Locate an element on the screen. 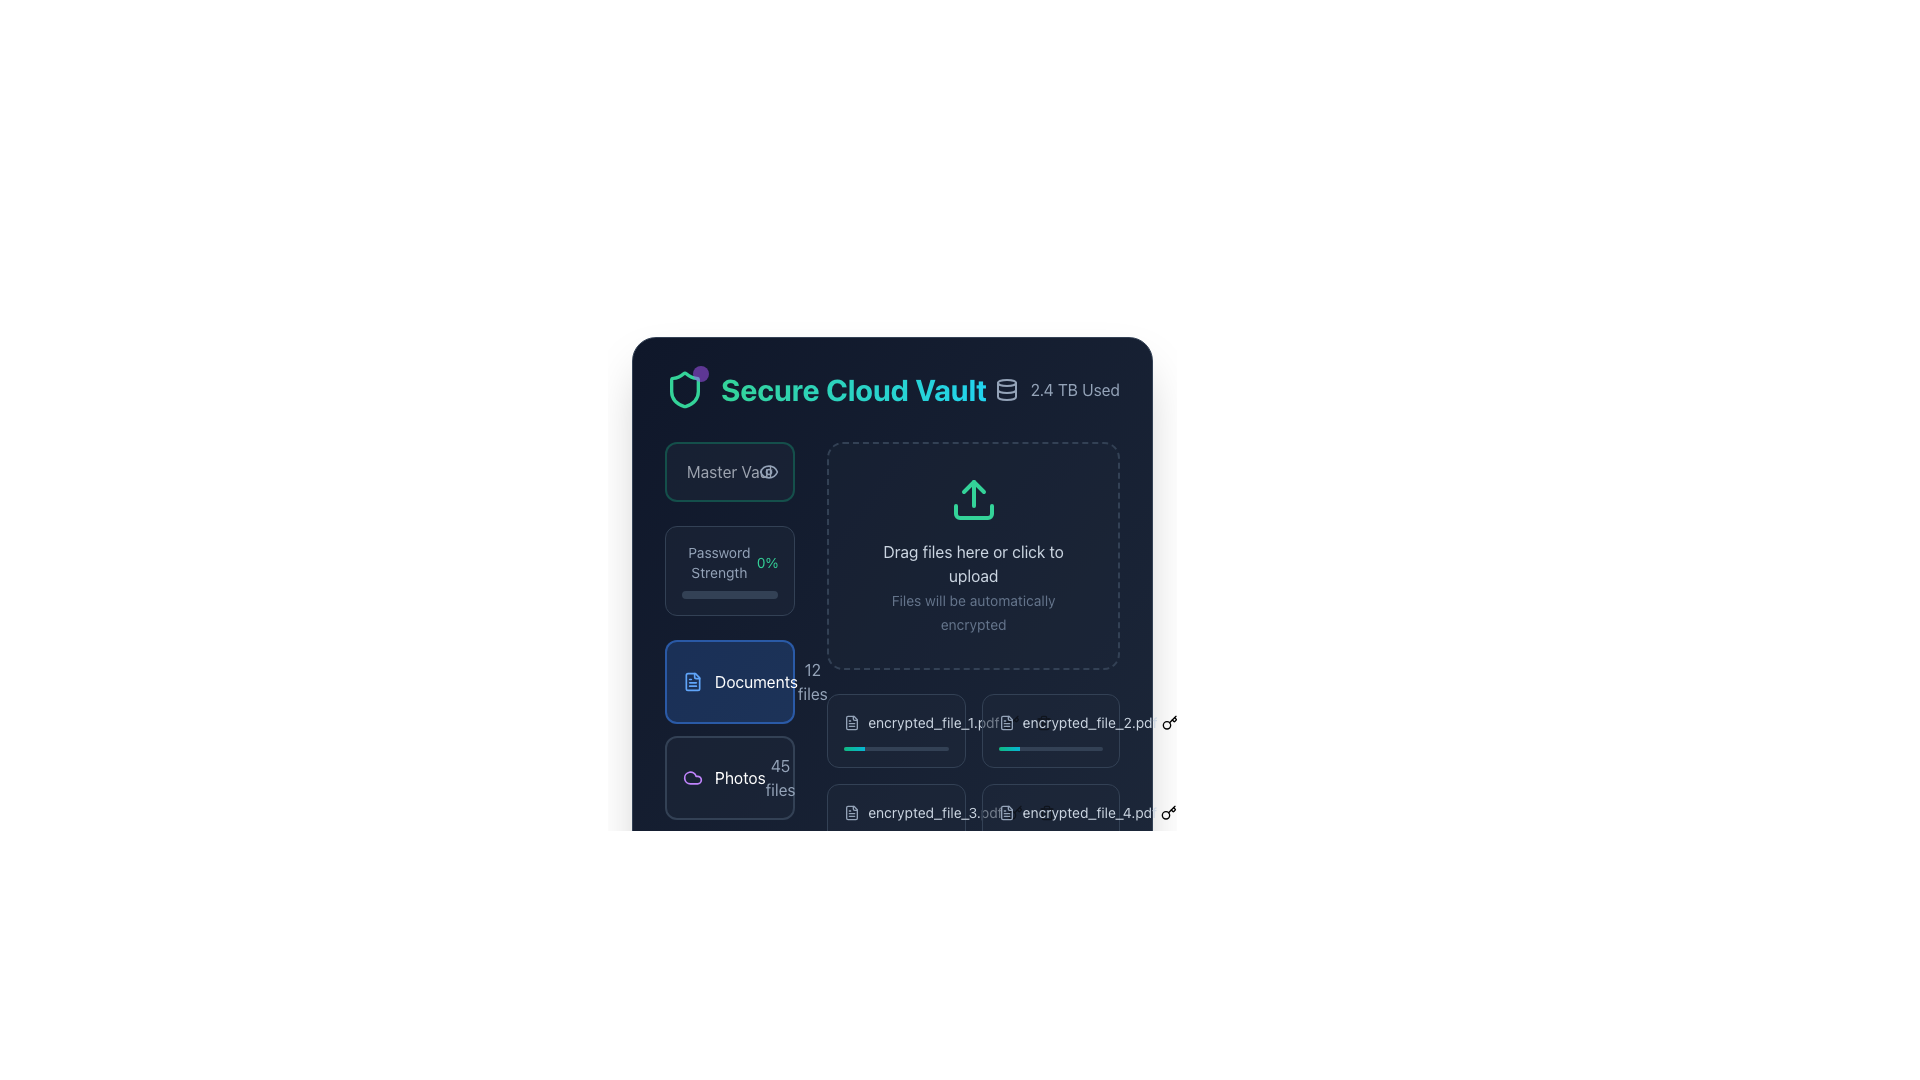 This screenshot has height=1080, width=1920. the text label displaying 'encrypted_file_3.pdf', which is styled in a small gray font and positioned in the Documents section is located at coordinates (934, 813).